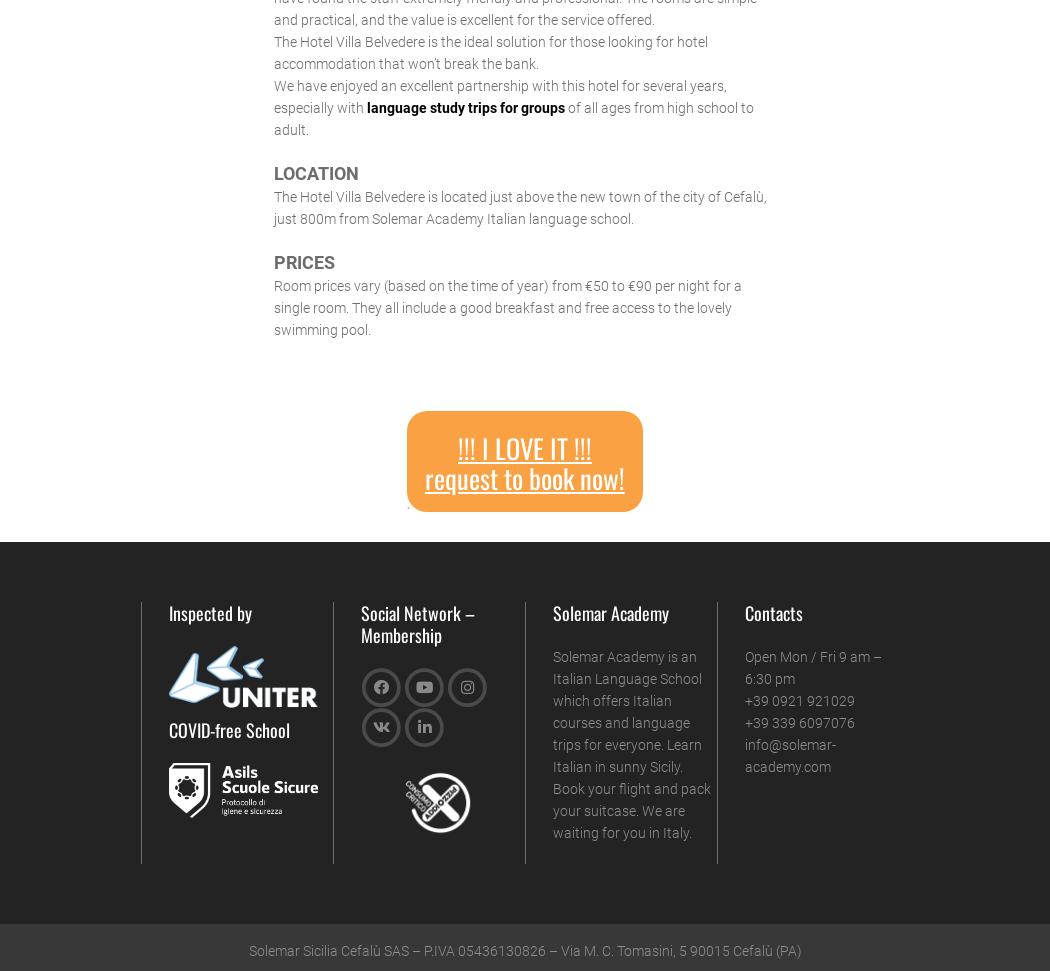 This screenshot has height=971, width=1050. I want to click on 'Room prices vary (based on the time of year) from €50 to €90 per night for a single room. They all include a good breakfast and free access to the lovely swimming pool.', so click(506, 306).